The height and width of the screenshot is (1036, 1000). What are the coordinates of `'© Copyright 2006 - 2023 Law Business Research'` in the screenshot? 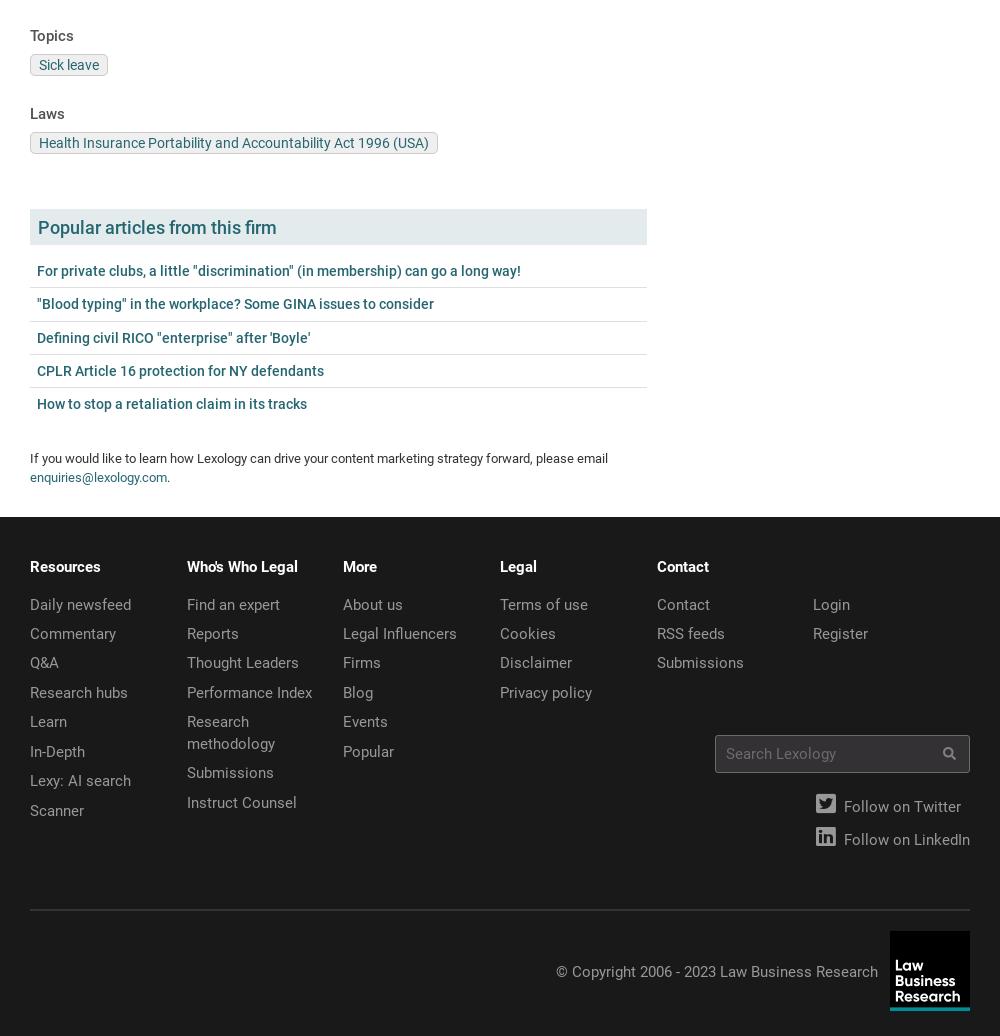 It's located at (716, 971).